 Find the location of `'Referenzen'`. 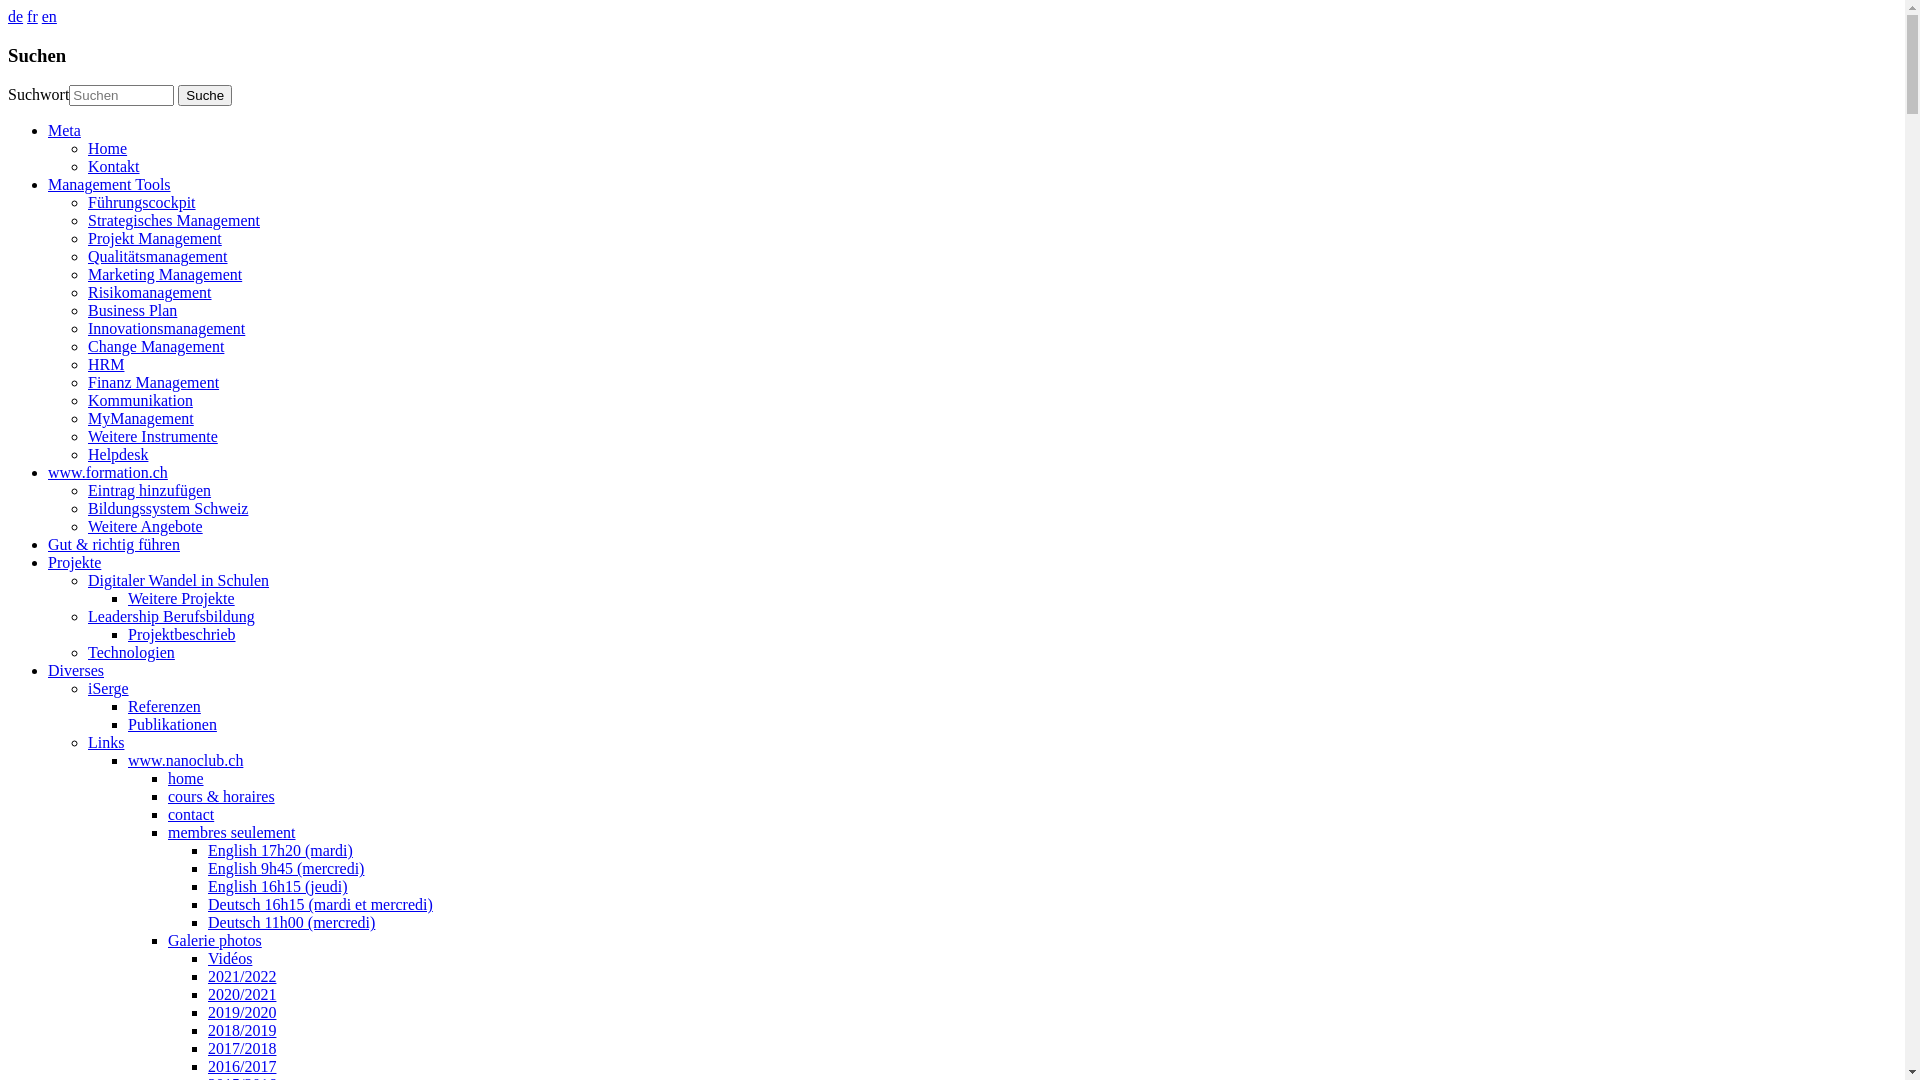

'Referenzen' is located at coordinates (164, 705).